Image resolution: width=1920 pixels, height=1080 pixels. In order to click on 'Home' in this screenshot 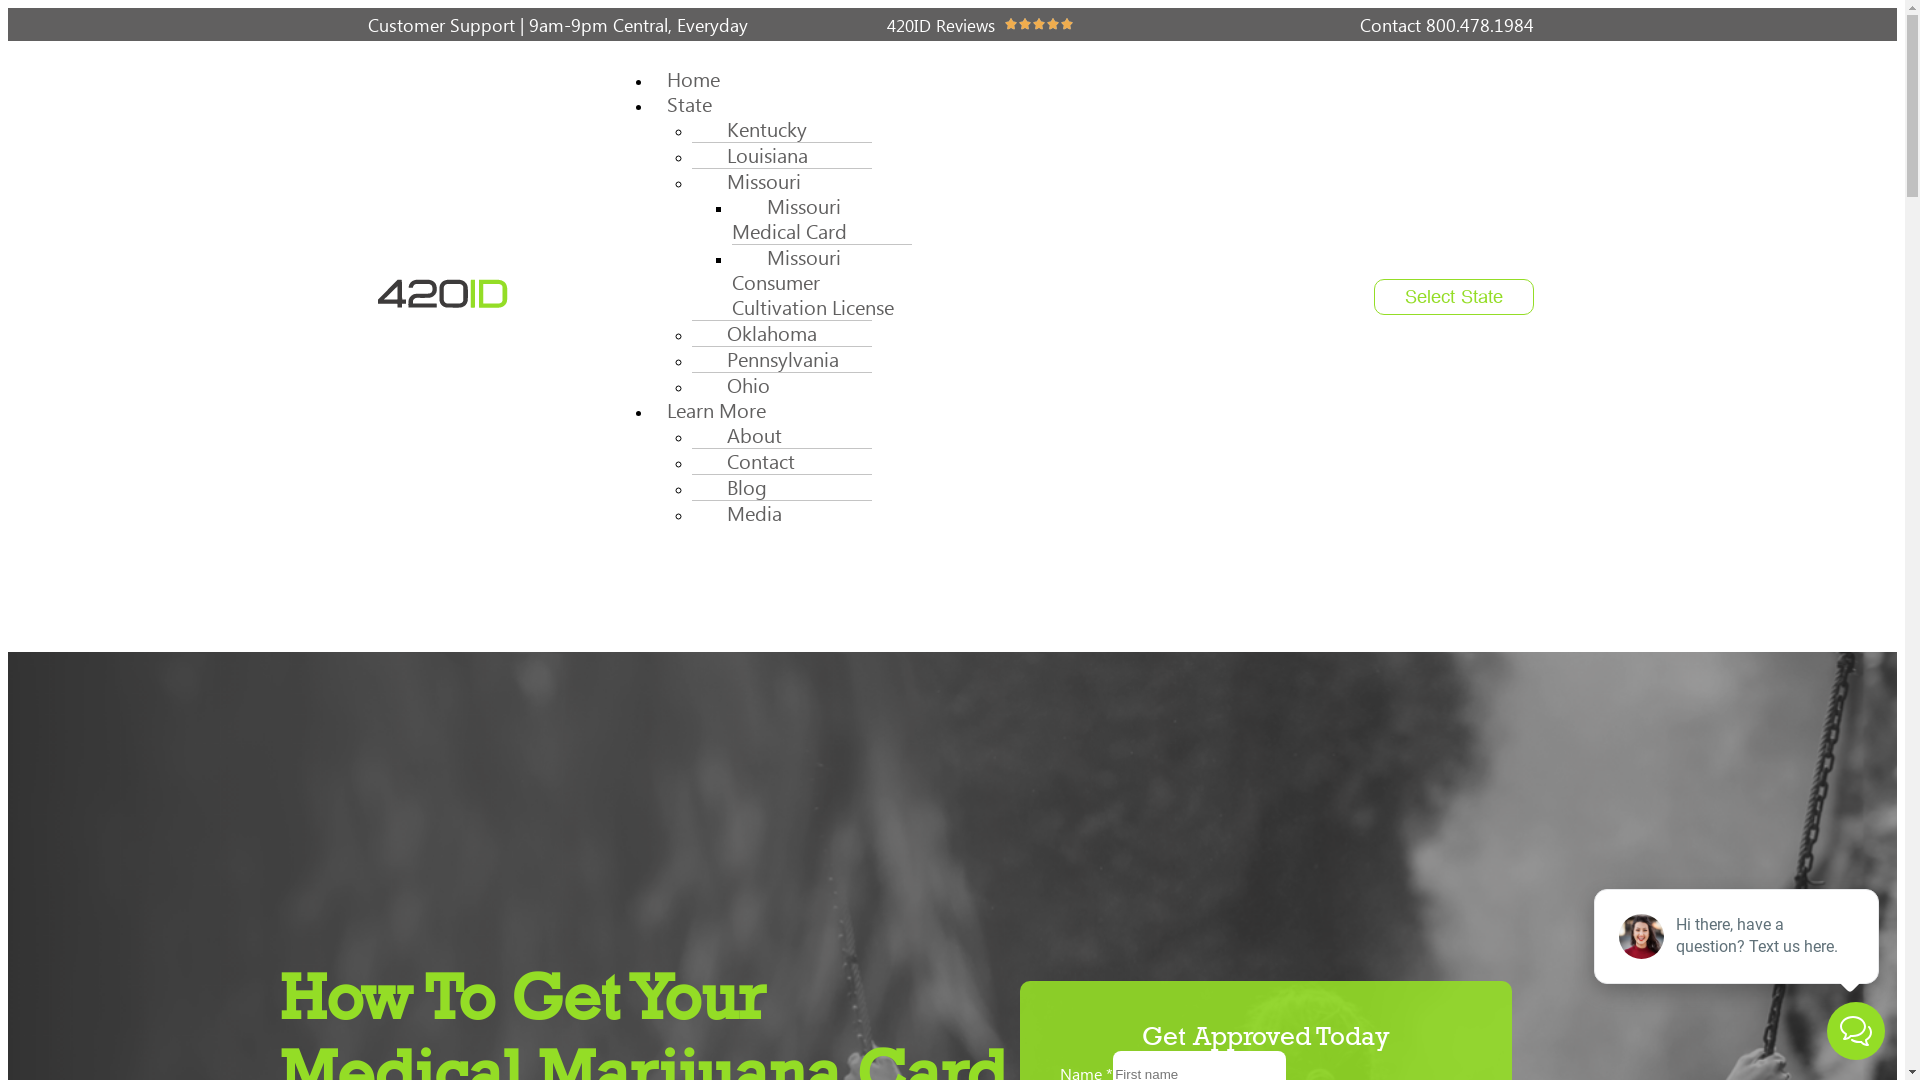, I will do `click(693, 78)`.